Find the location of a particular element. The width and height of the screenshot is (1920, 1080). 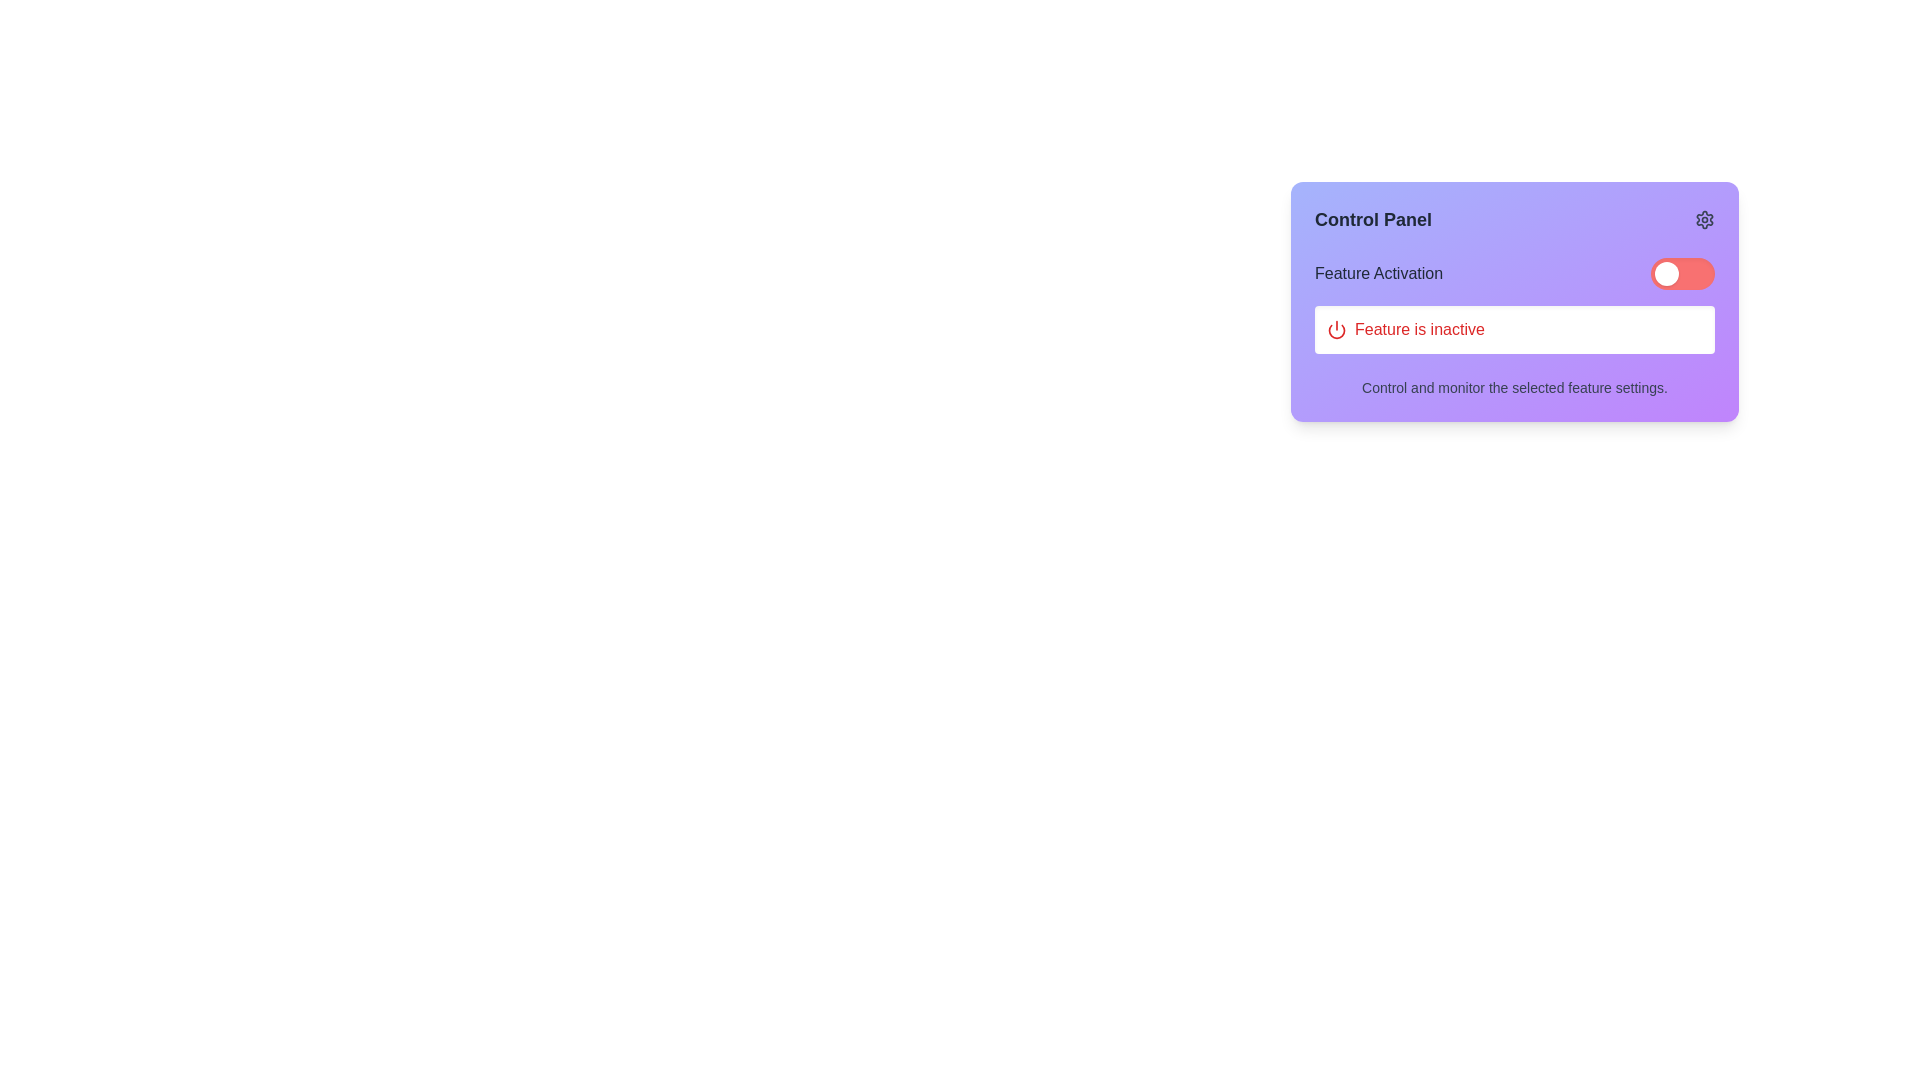

displayed text of the bold, large-font label saying 'Control Panel' located in the top-left area of the purple background card is located at coordinates (1372, 219).